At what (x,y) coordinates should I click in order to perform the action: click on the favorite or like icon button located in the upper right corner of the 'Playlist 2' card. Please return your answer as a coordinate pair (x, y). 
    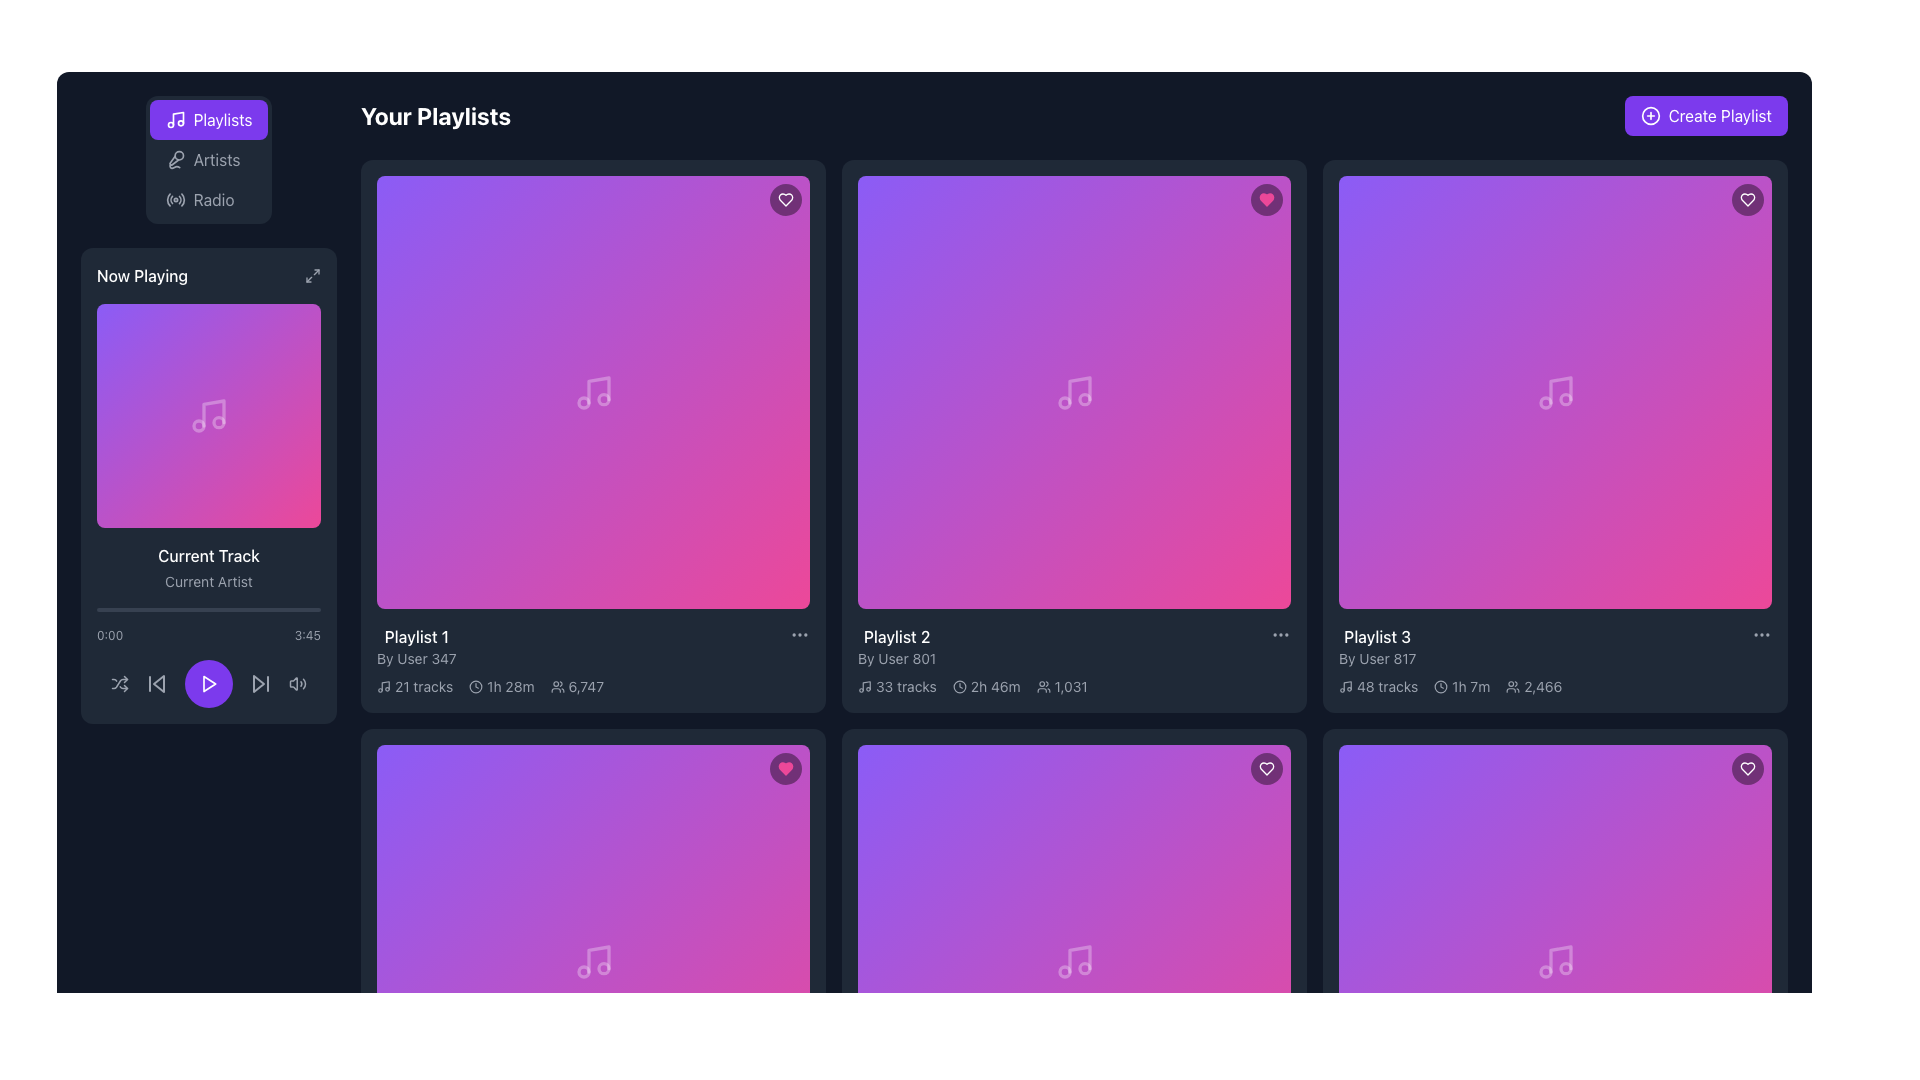
    Looking at the image, I should click on (785, 767).